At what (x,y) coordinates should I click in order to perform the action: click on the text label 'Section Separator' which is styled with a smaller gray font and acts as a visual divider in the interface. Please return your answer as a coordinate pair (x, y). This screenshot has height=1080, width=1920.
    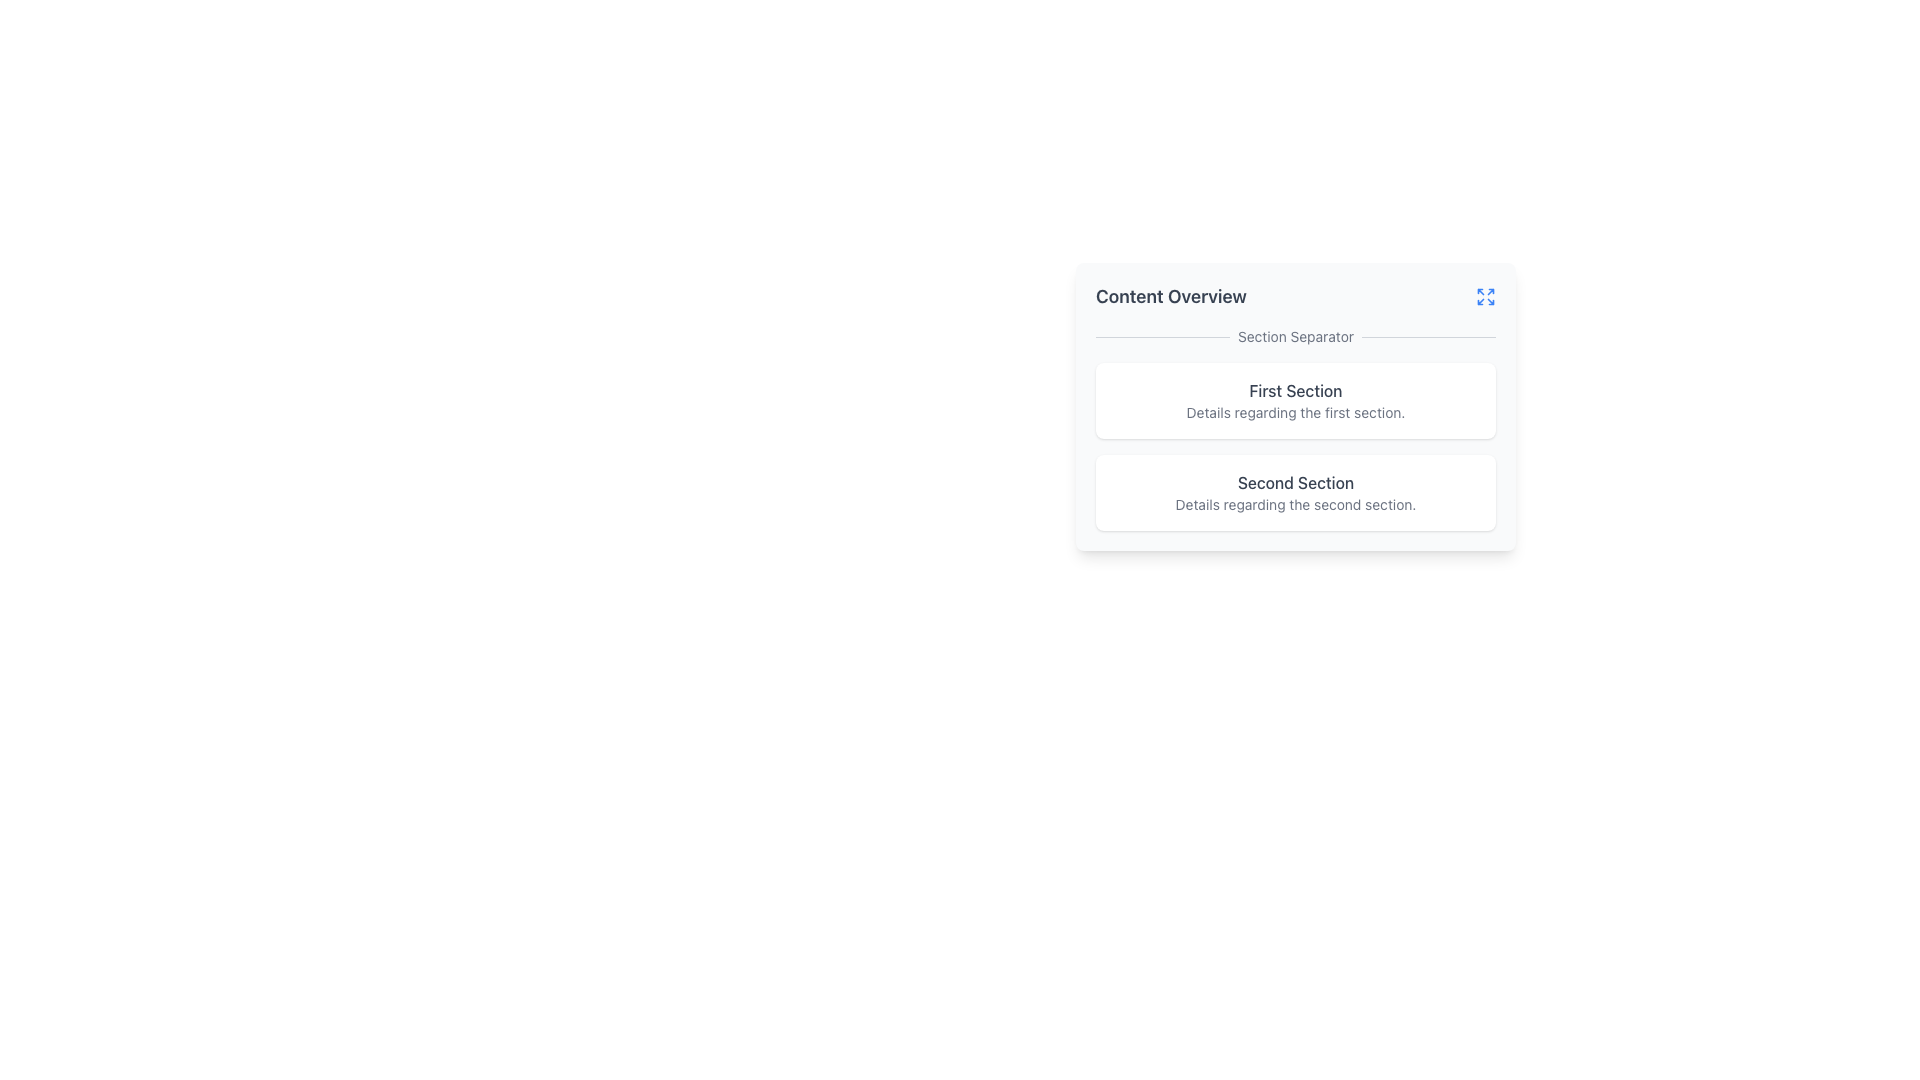
    Looking at the image, I should click on (1296, 335).